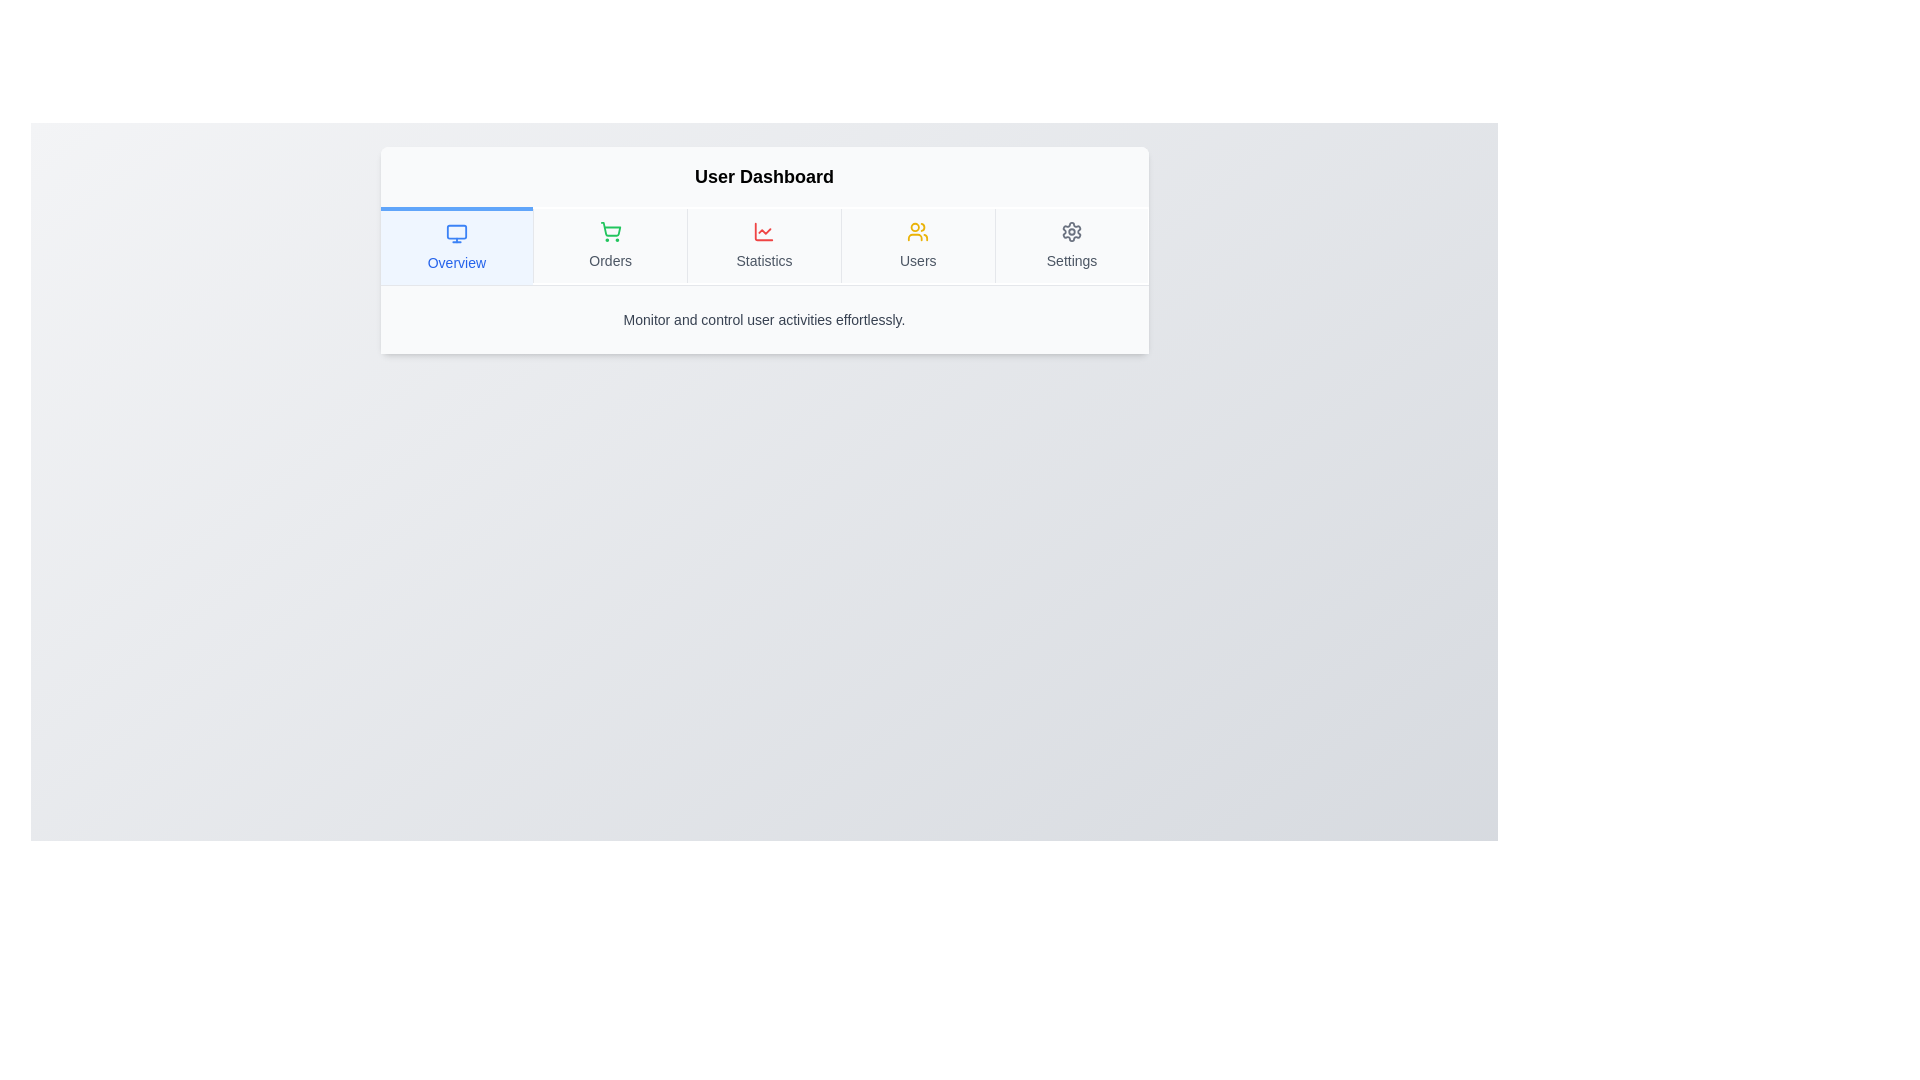  What do you see at coordinates (455, 233) in the screenshot?
I see `the 'Overview' icon located in the top row of tabs on the user interface, which visually represents the 'Overview' section of options within the dashboard` at bounding box center [455, 233].